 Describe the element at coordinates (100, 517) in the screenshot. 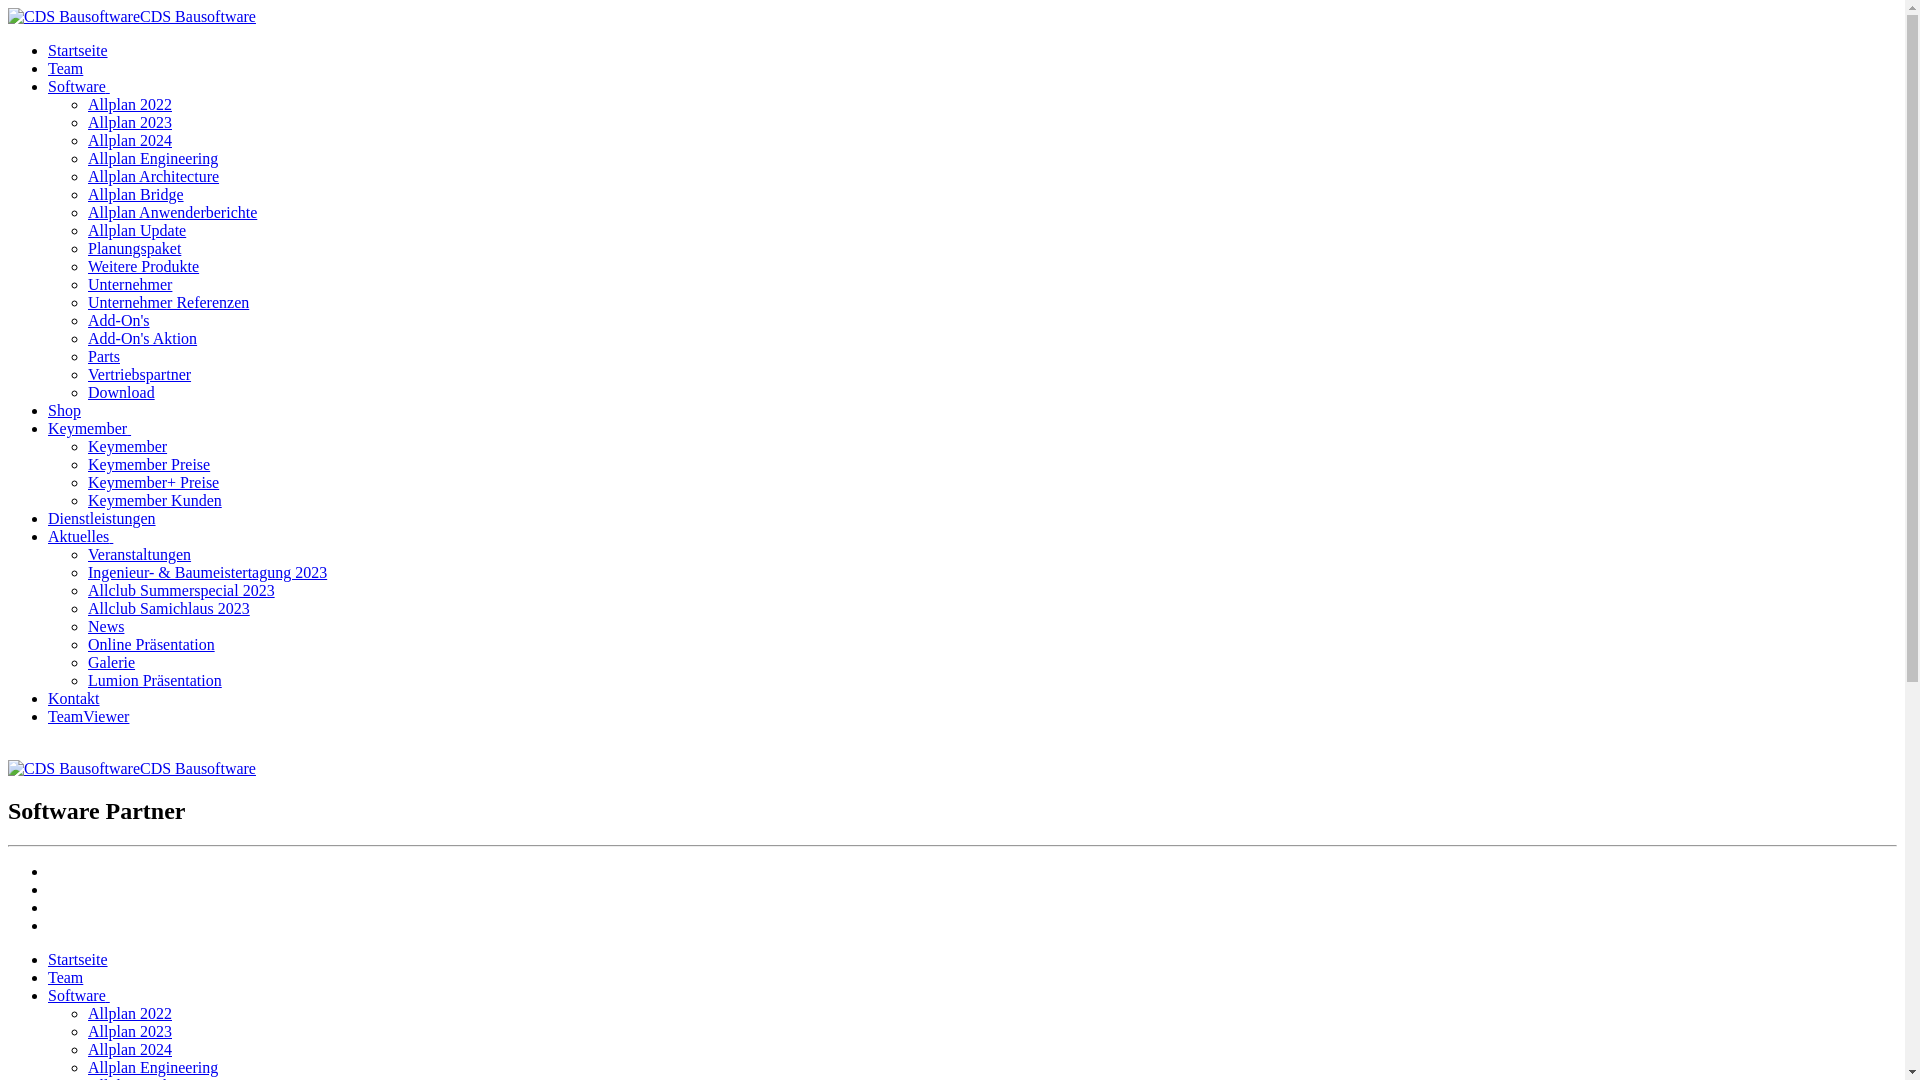

I see `'Dienstleistungen'` at that location.